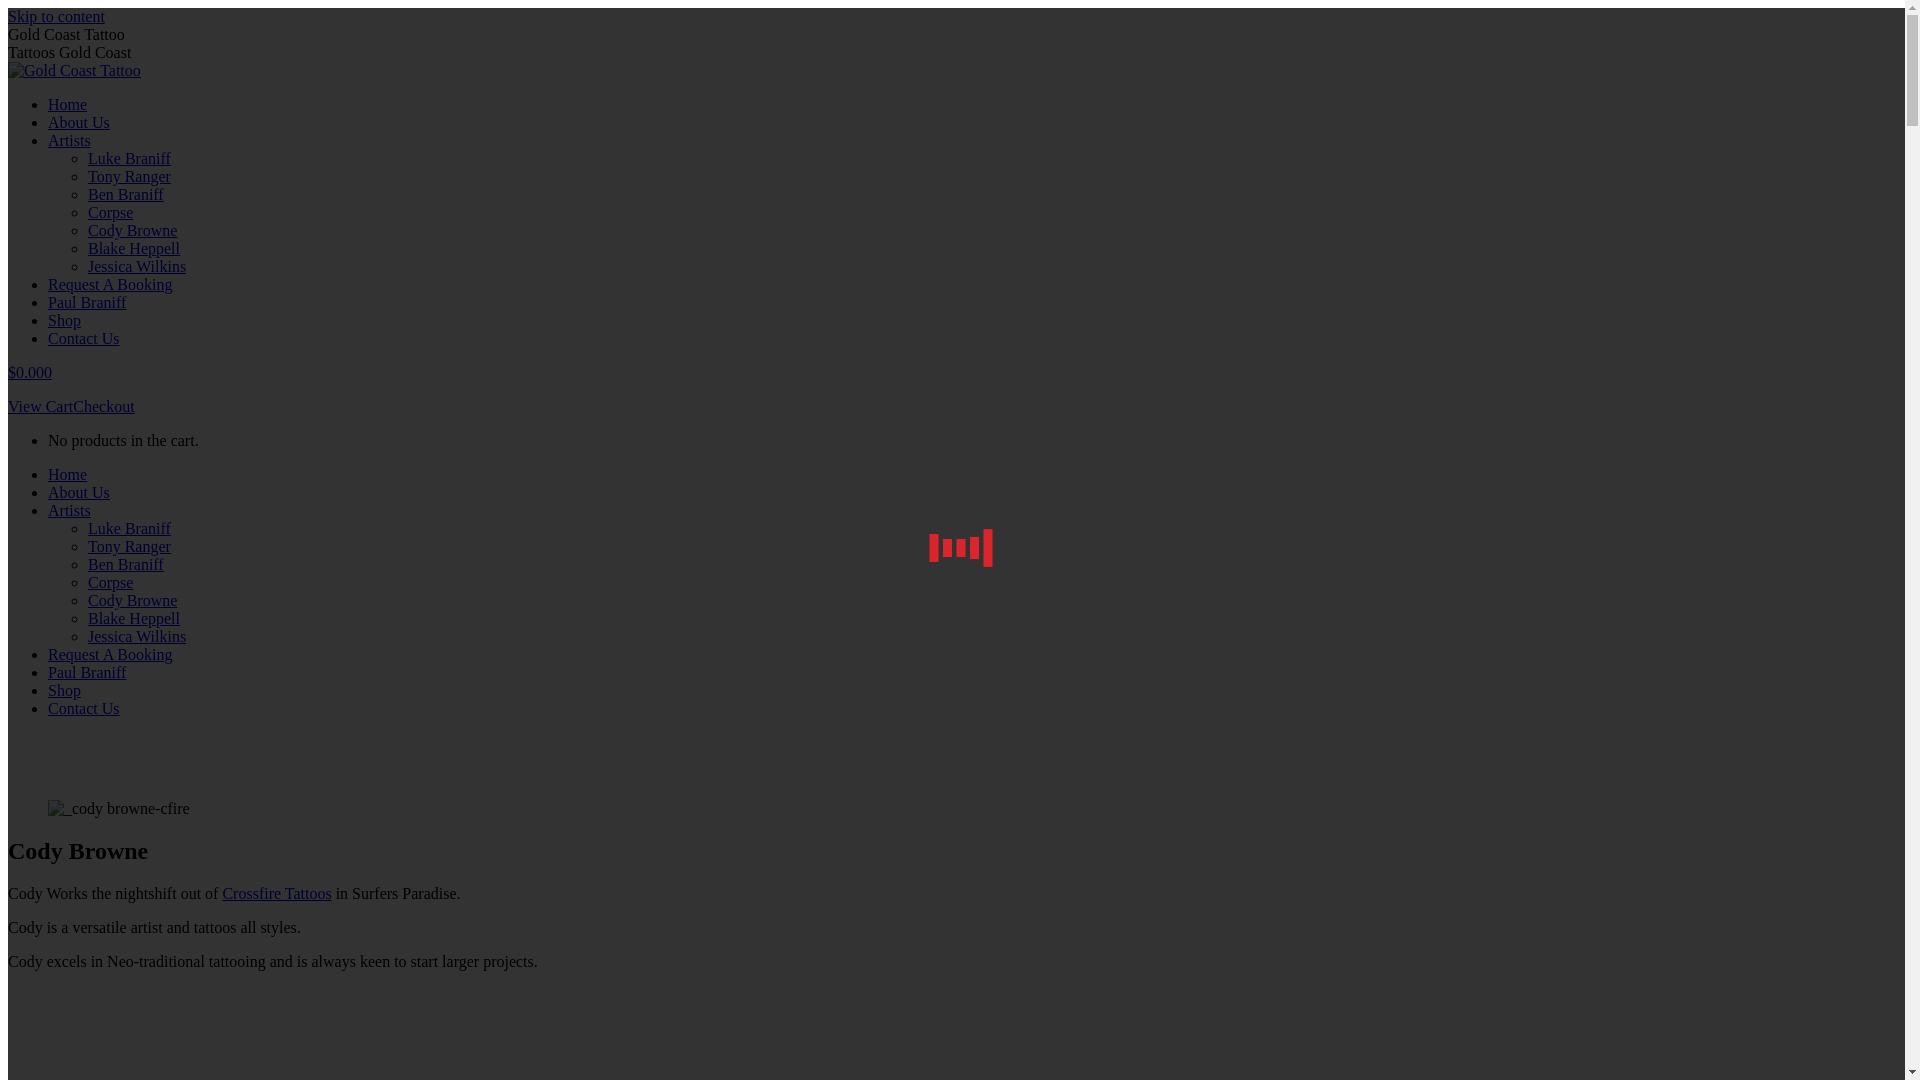 The width and height of the screenshot is (1920, 1080). Describe the element at coordinates (109, 284) in the screenshot. I see `'Request A Booking'` at that location.